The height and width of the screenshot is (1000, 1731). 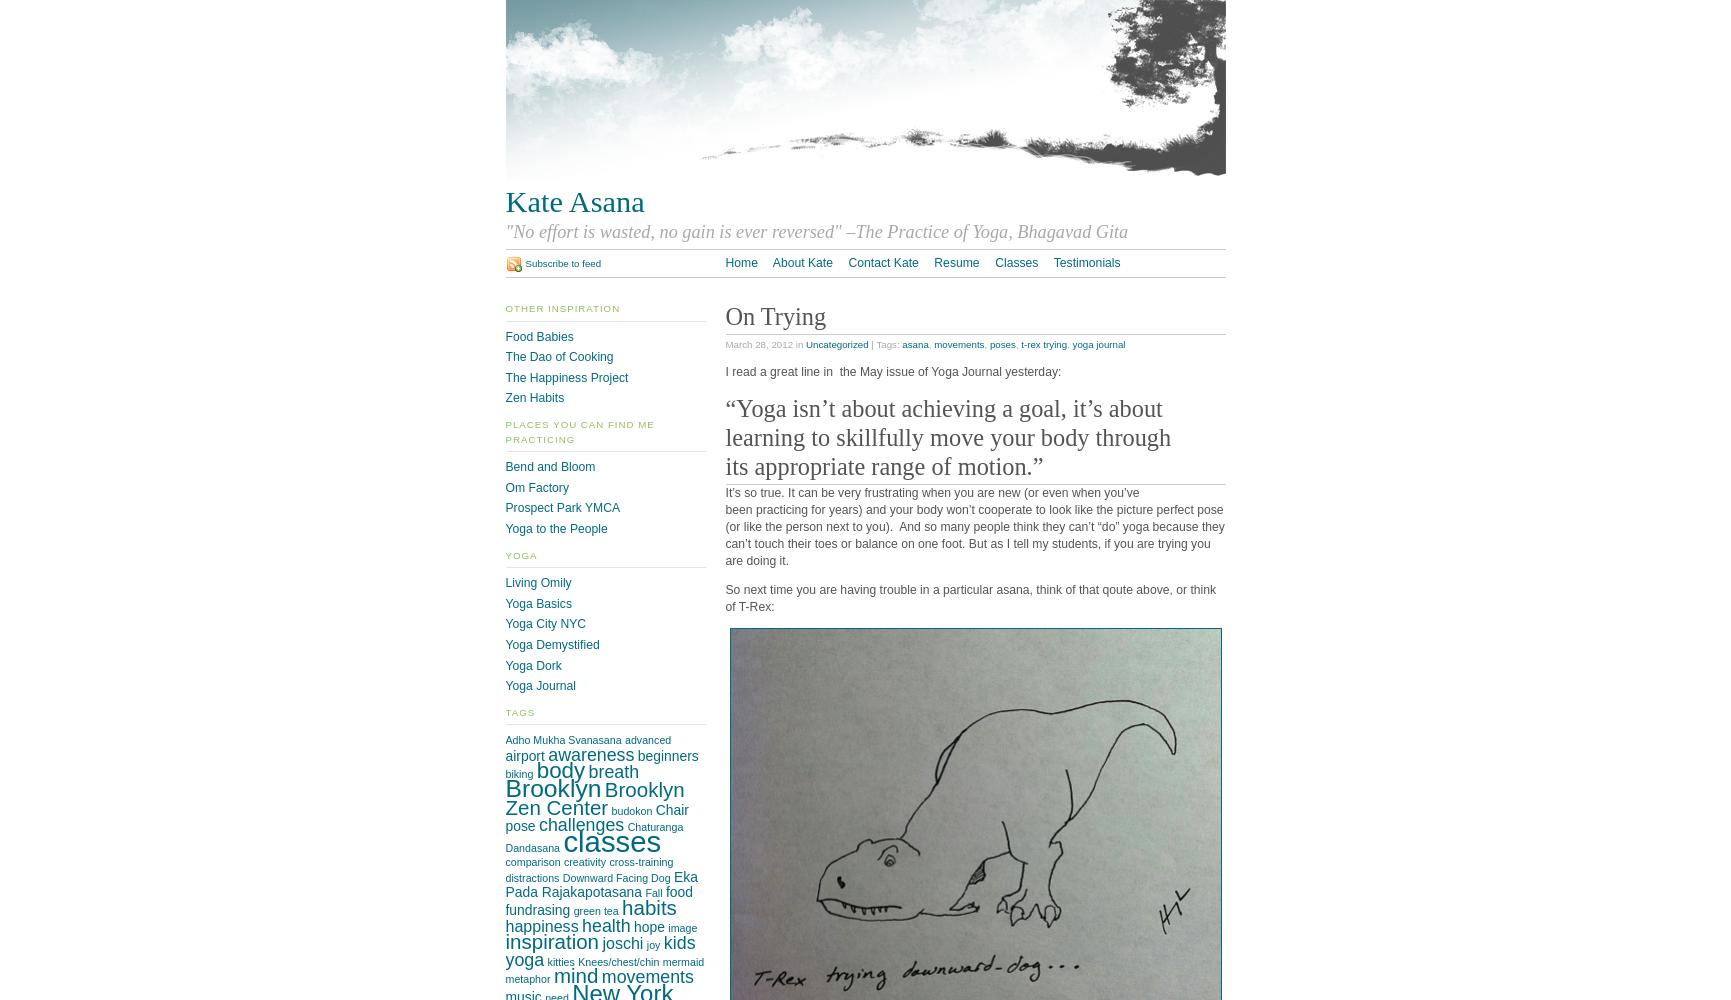 What do you see at coordinates (620, 907) in the screenshot?
I see `'habits'` at bounding box center [620, 907].